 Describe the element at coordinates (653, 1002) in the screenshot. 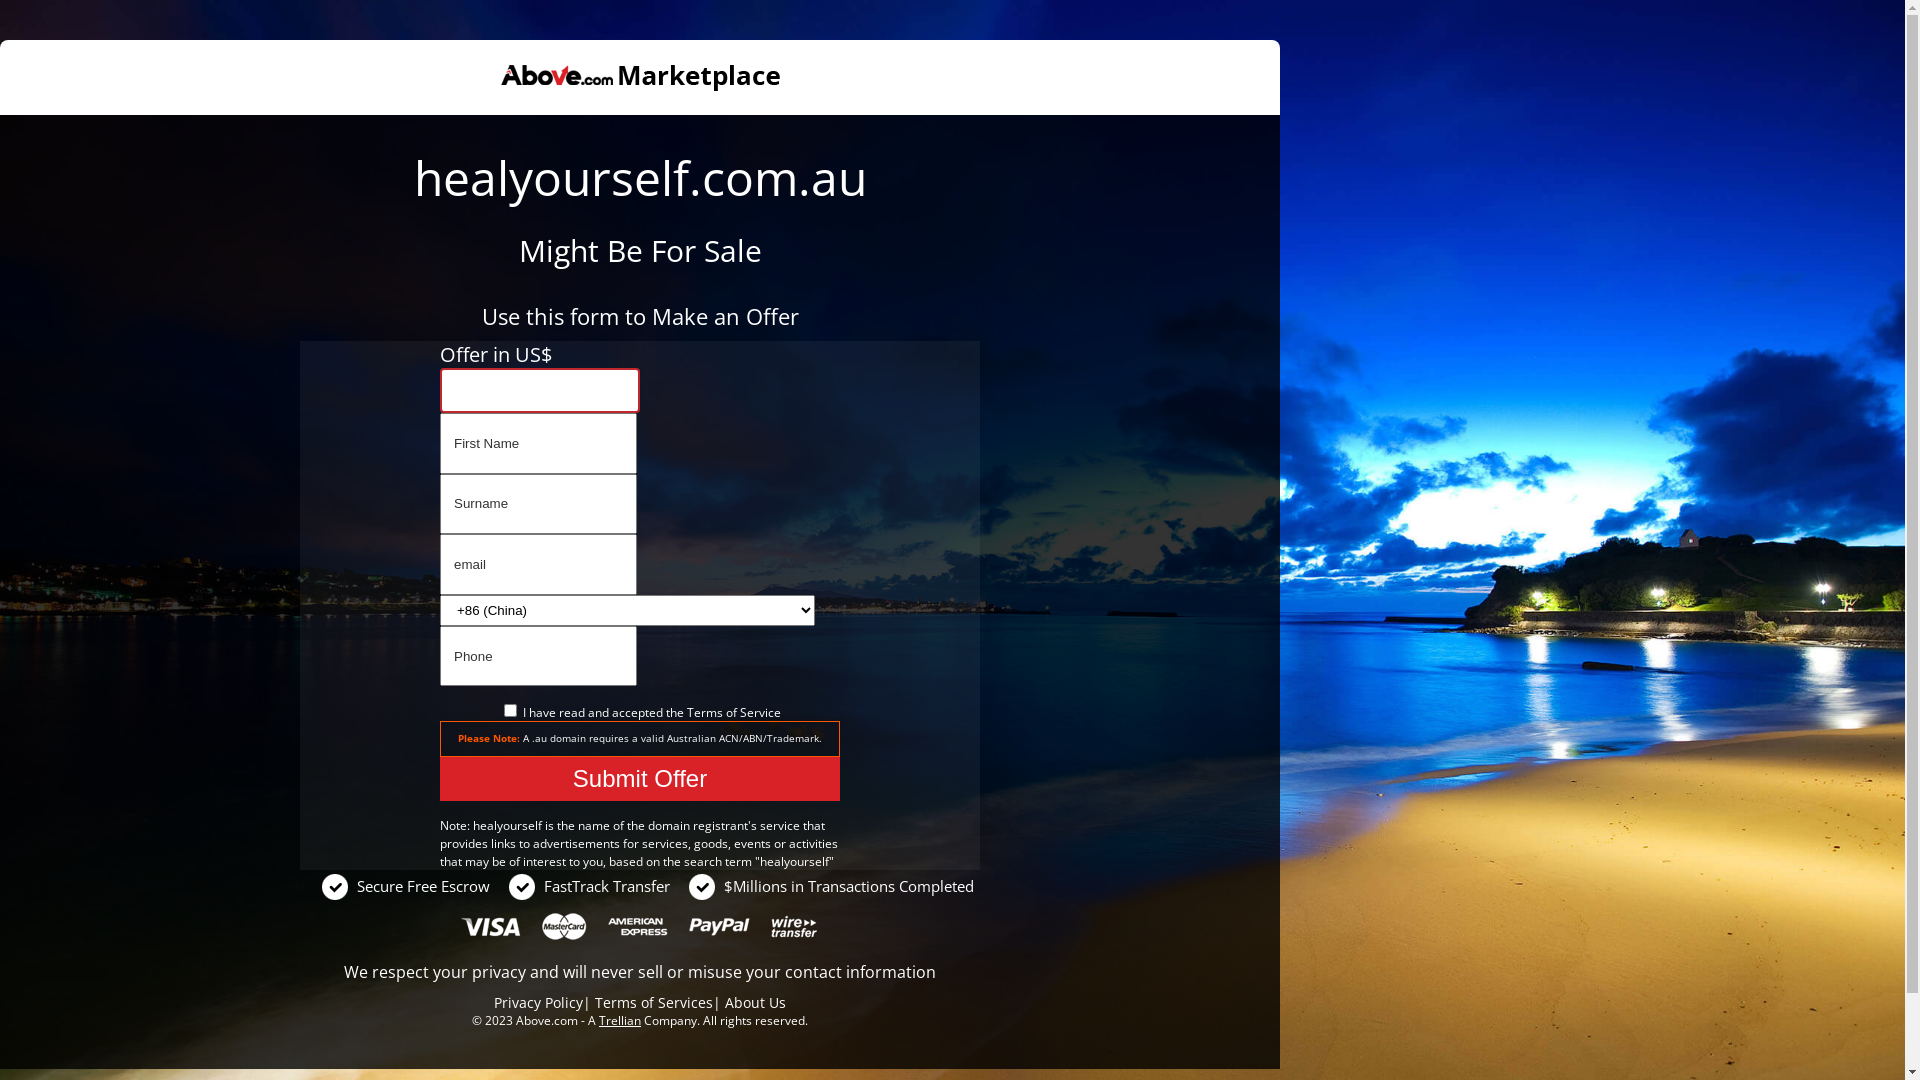

I see `'Terms of Services'` at that location.